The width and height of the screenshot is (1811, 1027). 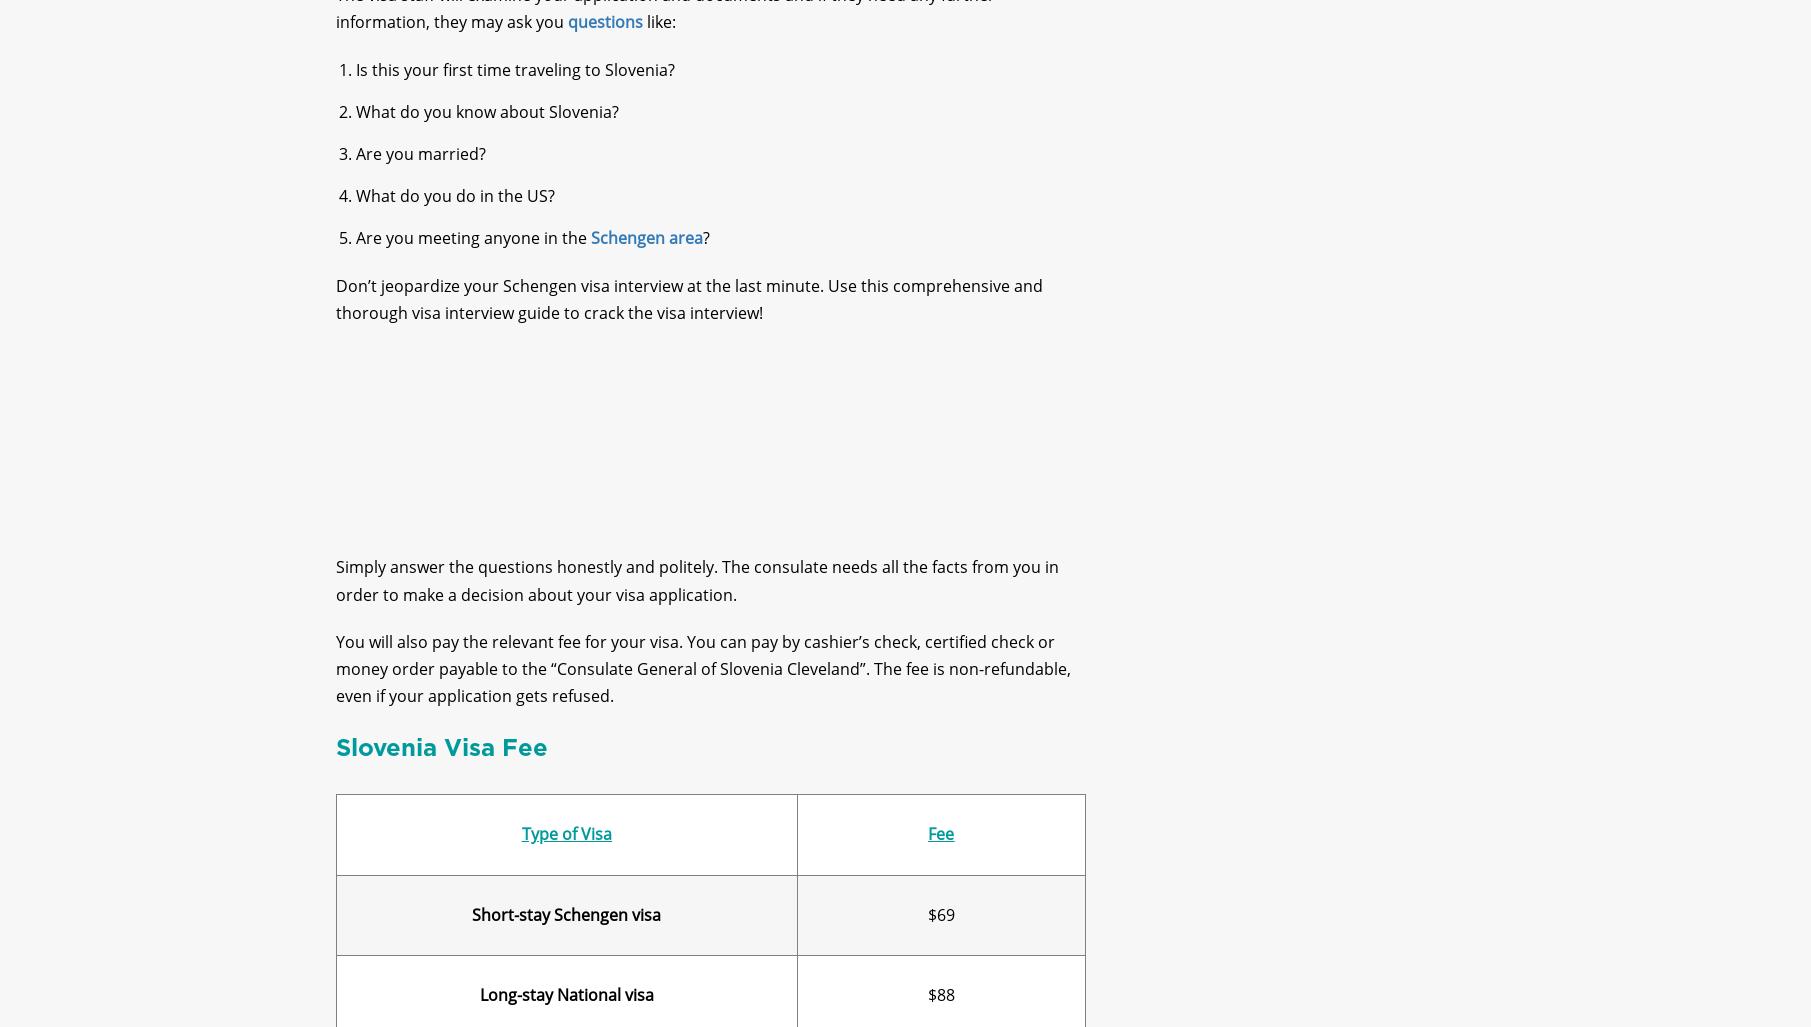 I want to click on '?', so click(x=704, y=255).